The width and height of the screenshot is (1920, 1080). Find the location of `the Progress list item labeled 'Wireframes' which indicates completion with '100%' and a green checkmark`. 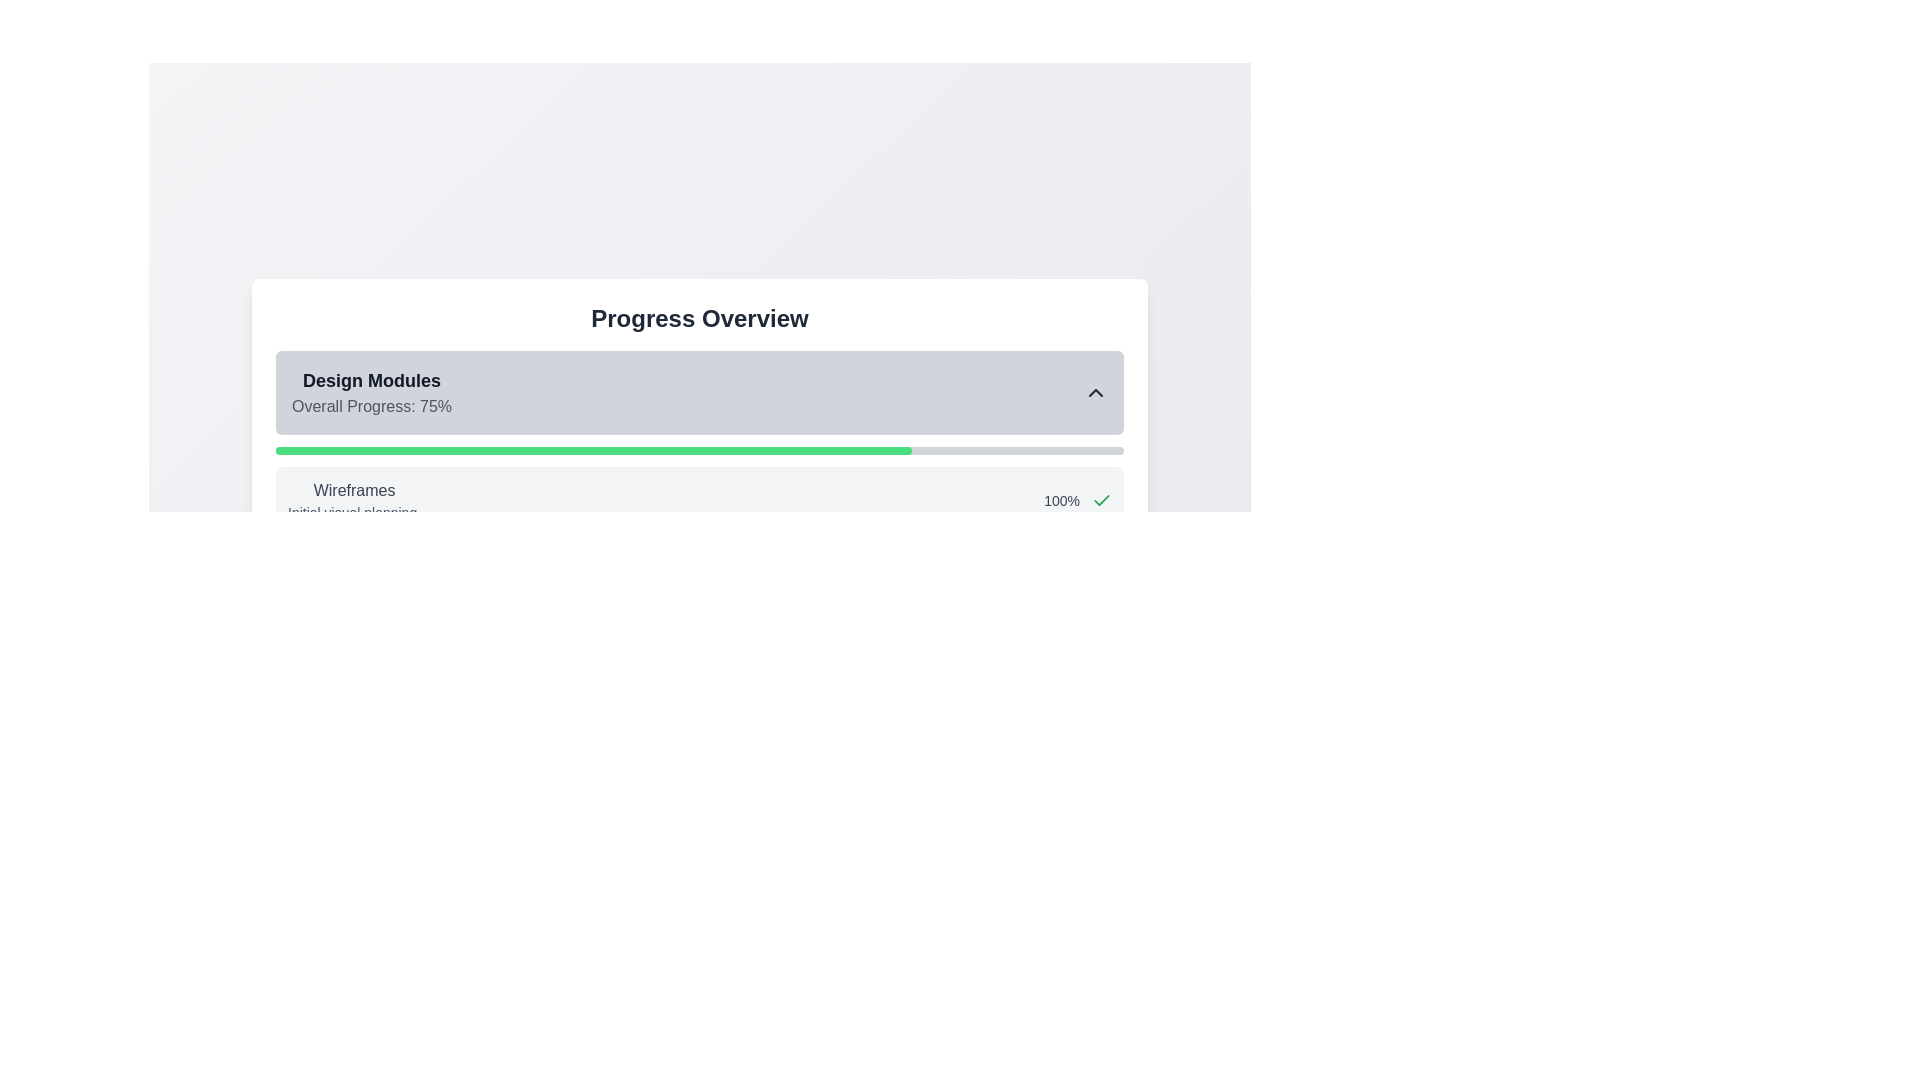

the Progress list item labeled 'Wireframes' which indicates completion with '100%' and a green checkmark is located at coordinates (700, 500).